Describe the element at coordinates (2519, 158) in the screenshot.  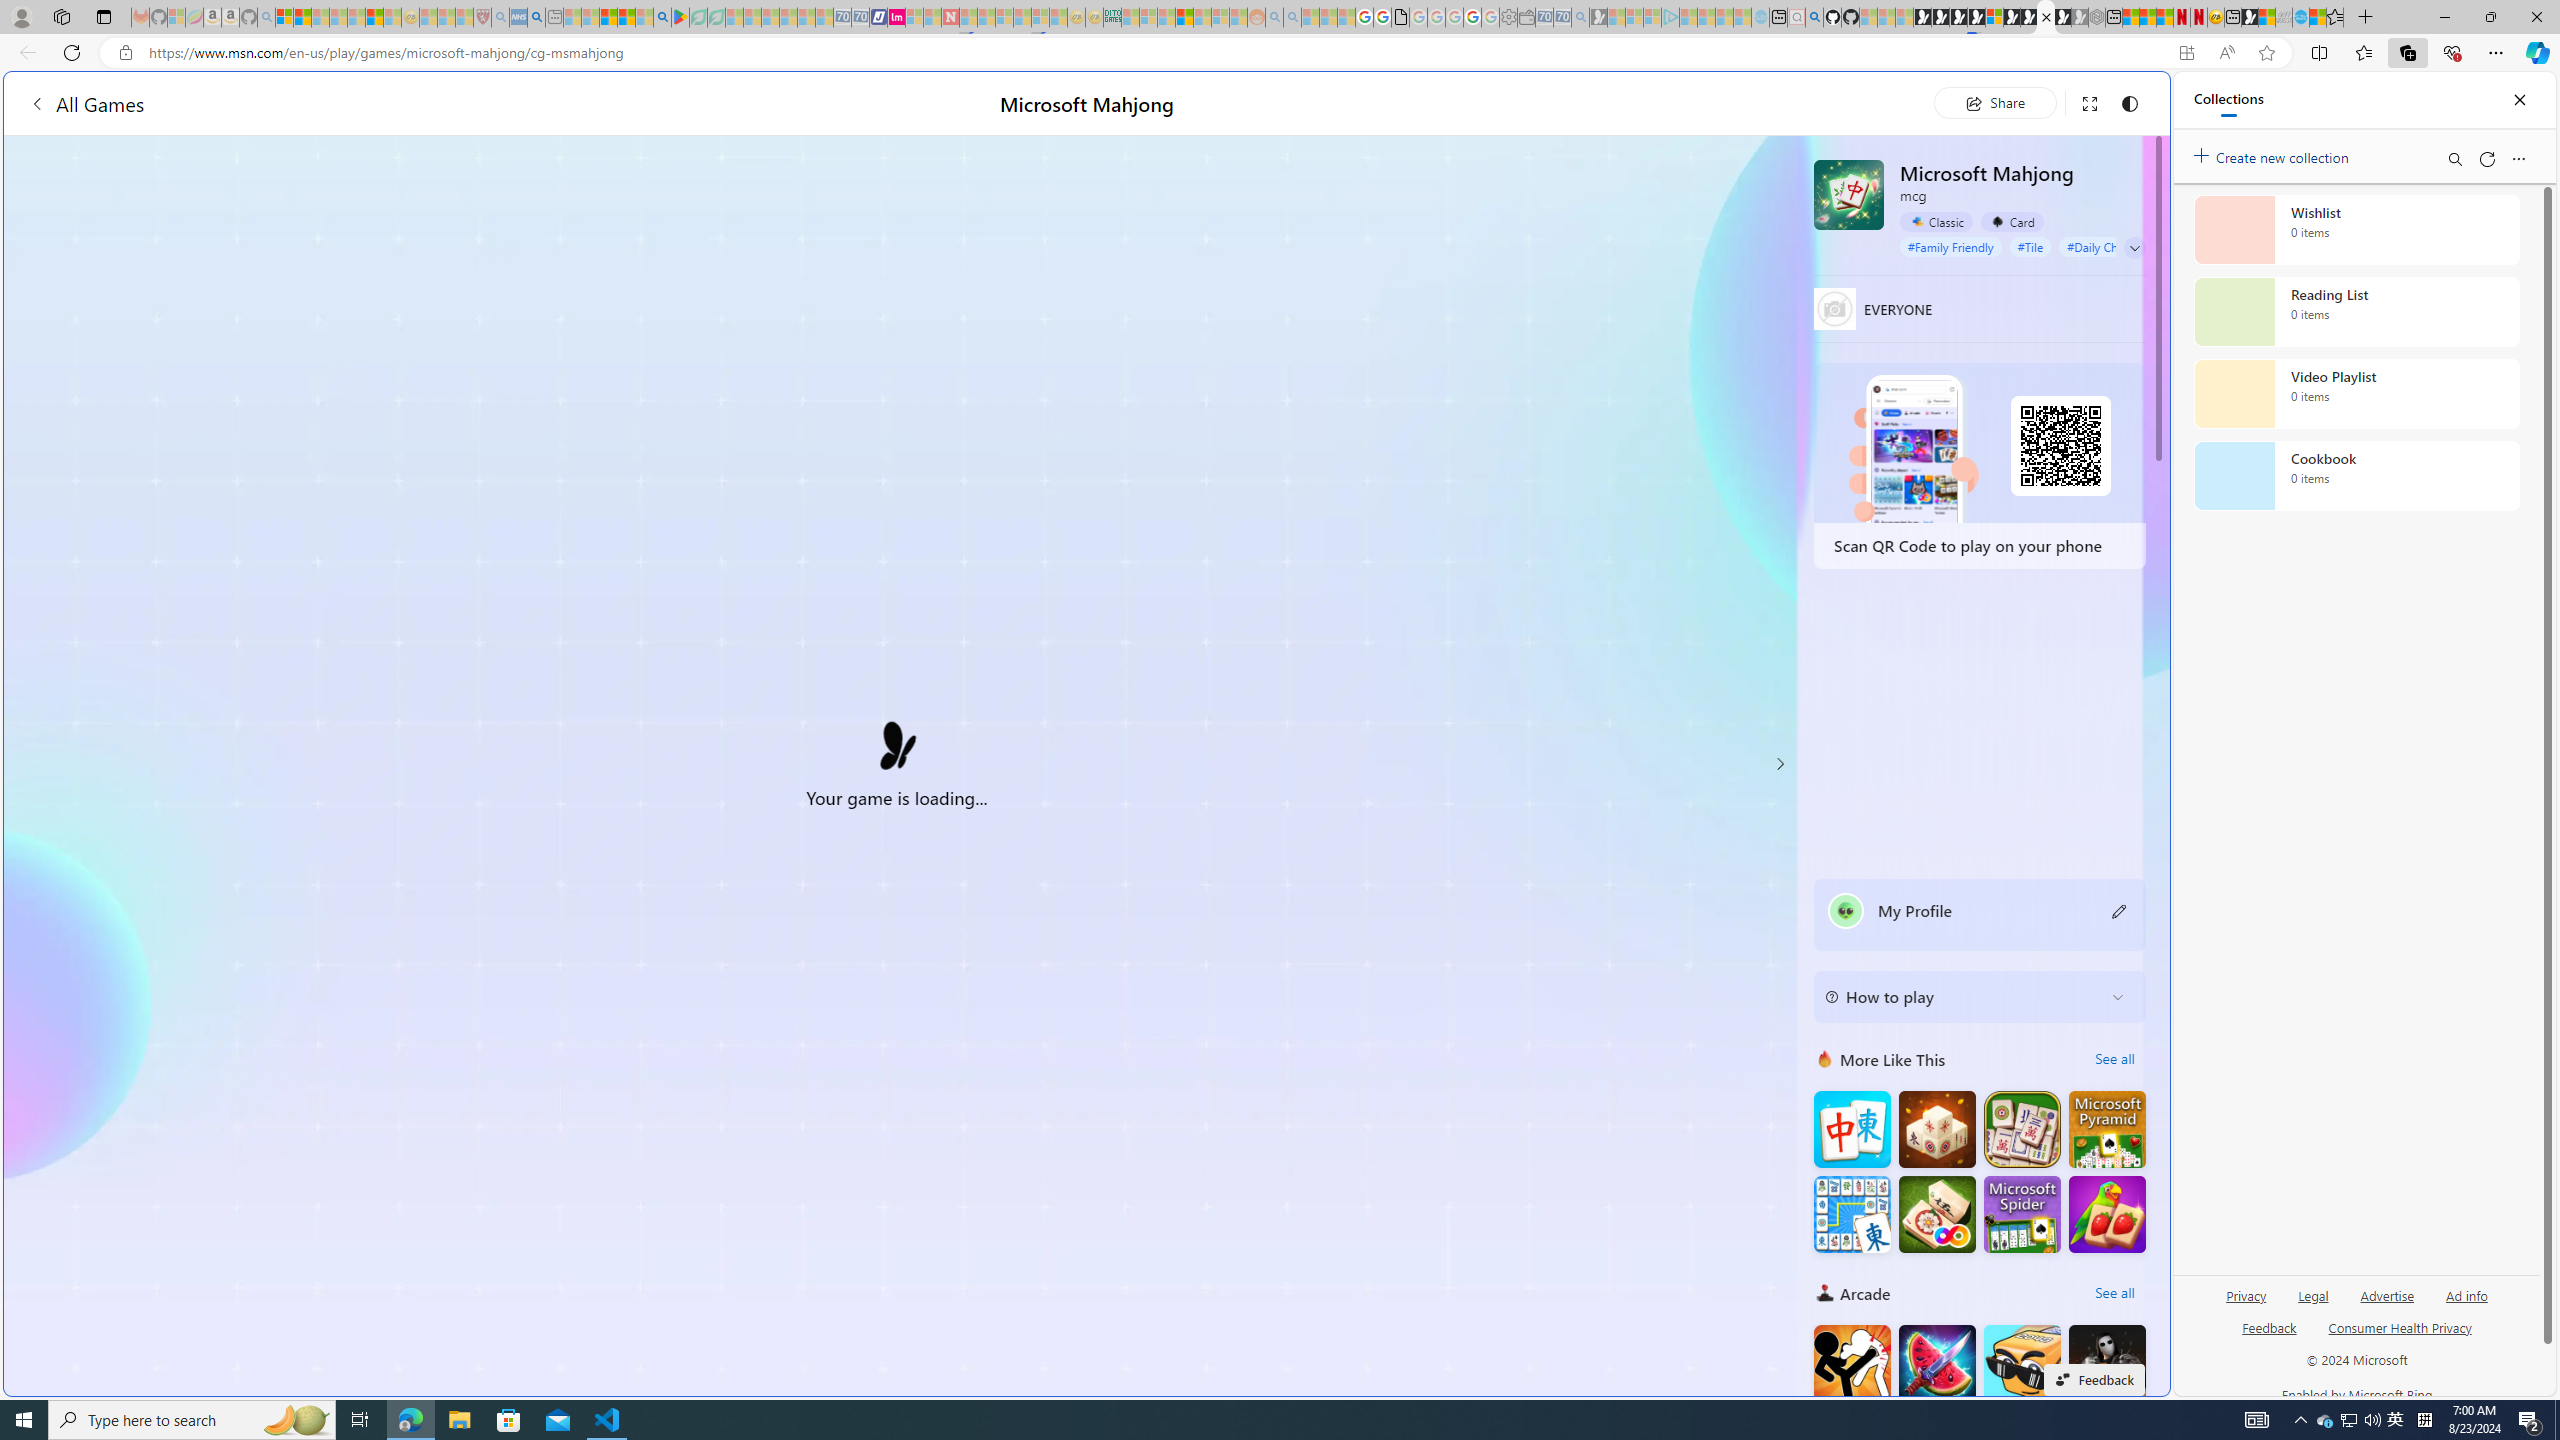
I see `'More options menu'` at that location.